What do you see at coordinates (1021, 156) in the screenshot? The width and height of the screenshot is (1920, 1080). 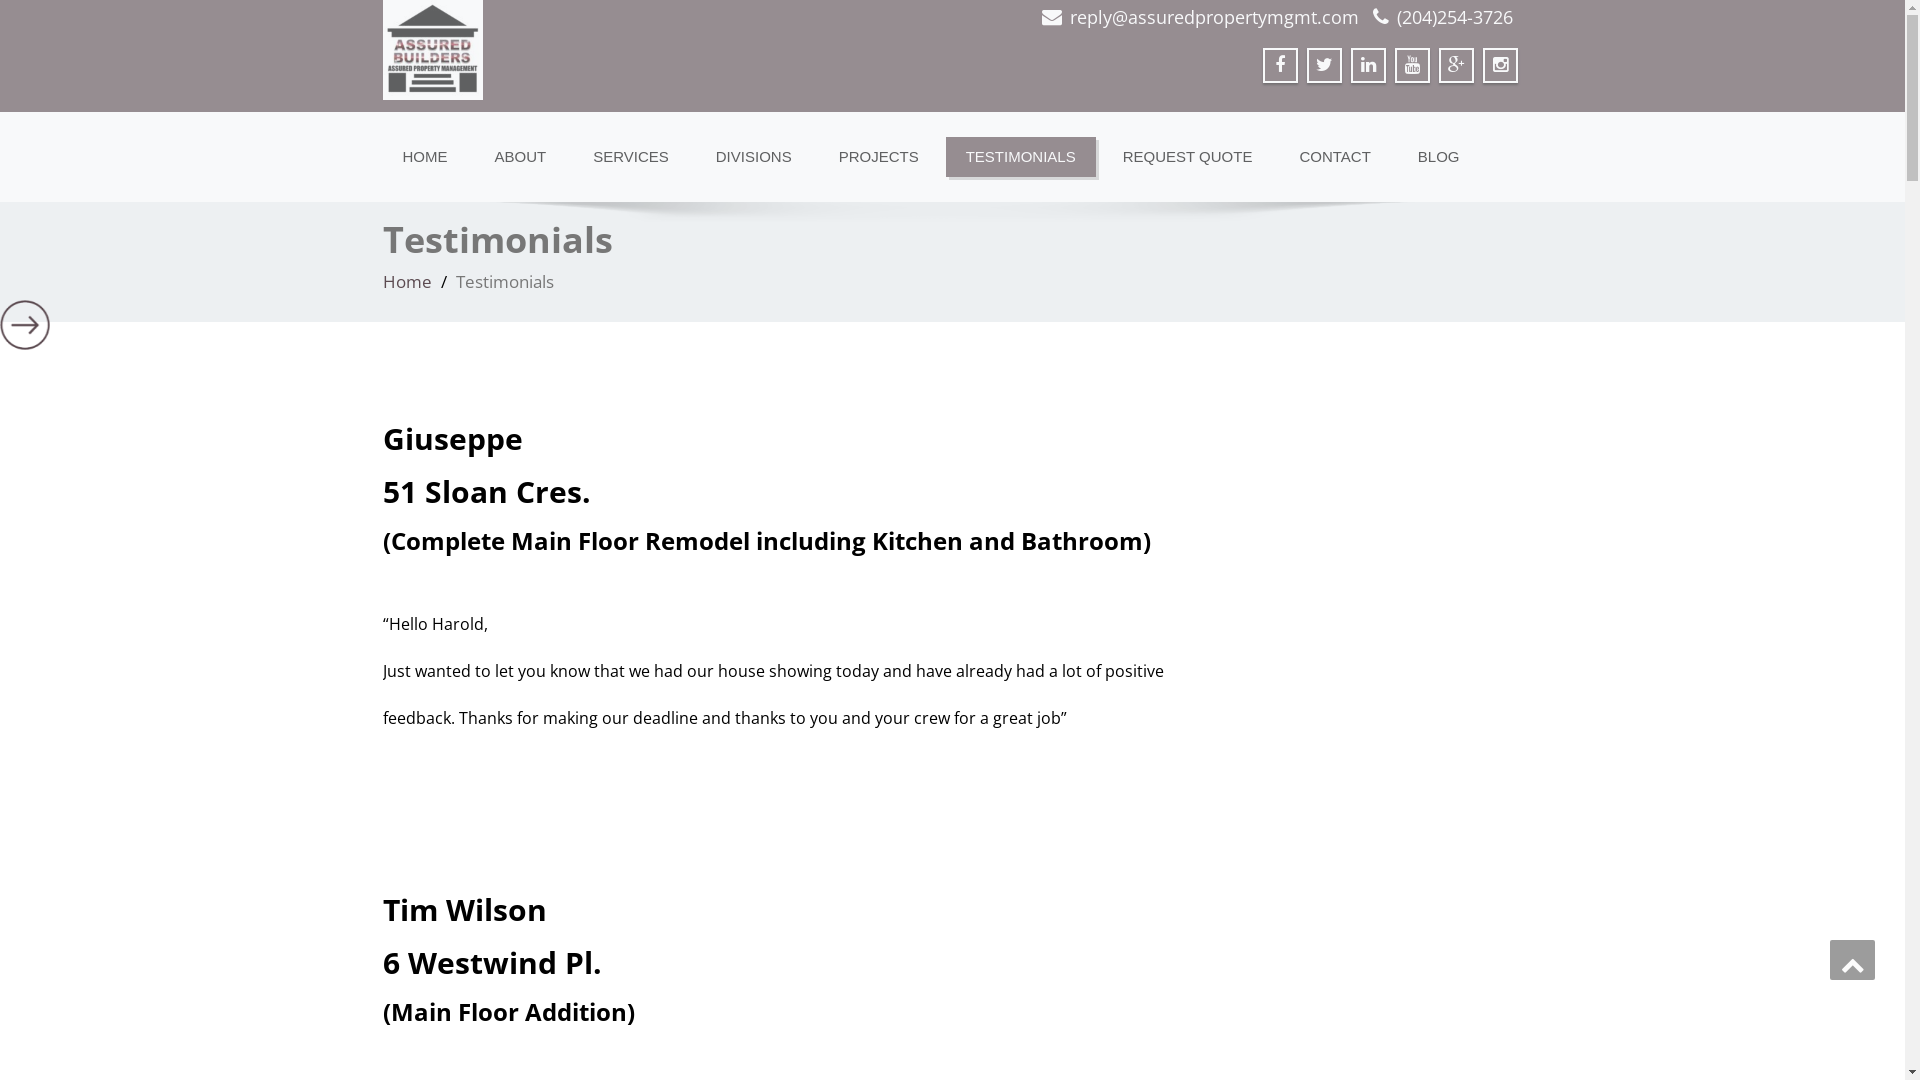 I see `'TESTIMONIALS'` at bounding box center [1021, 156].